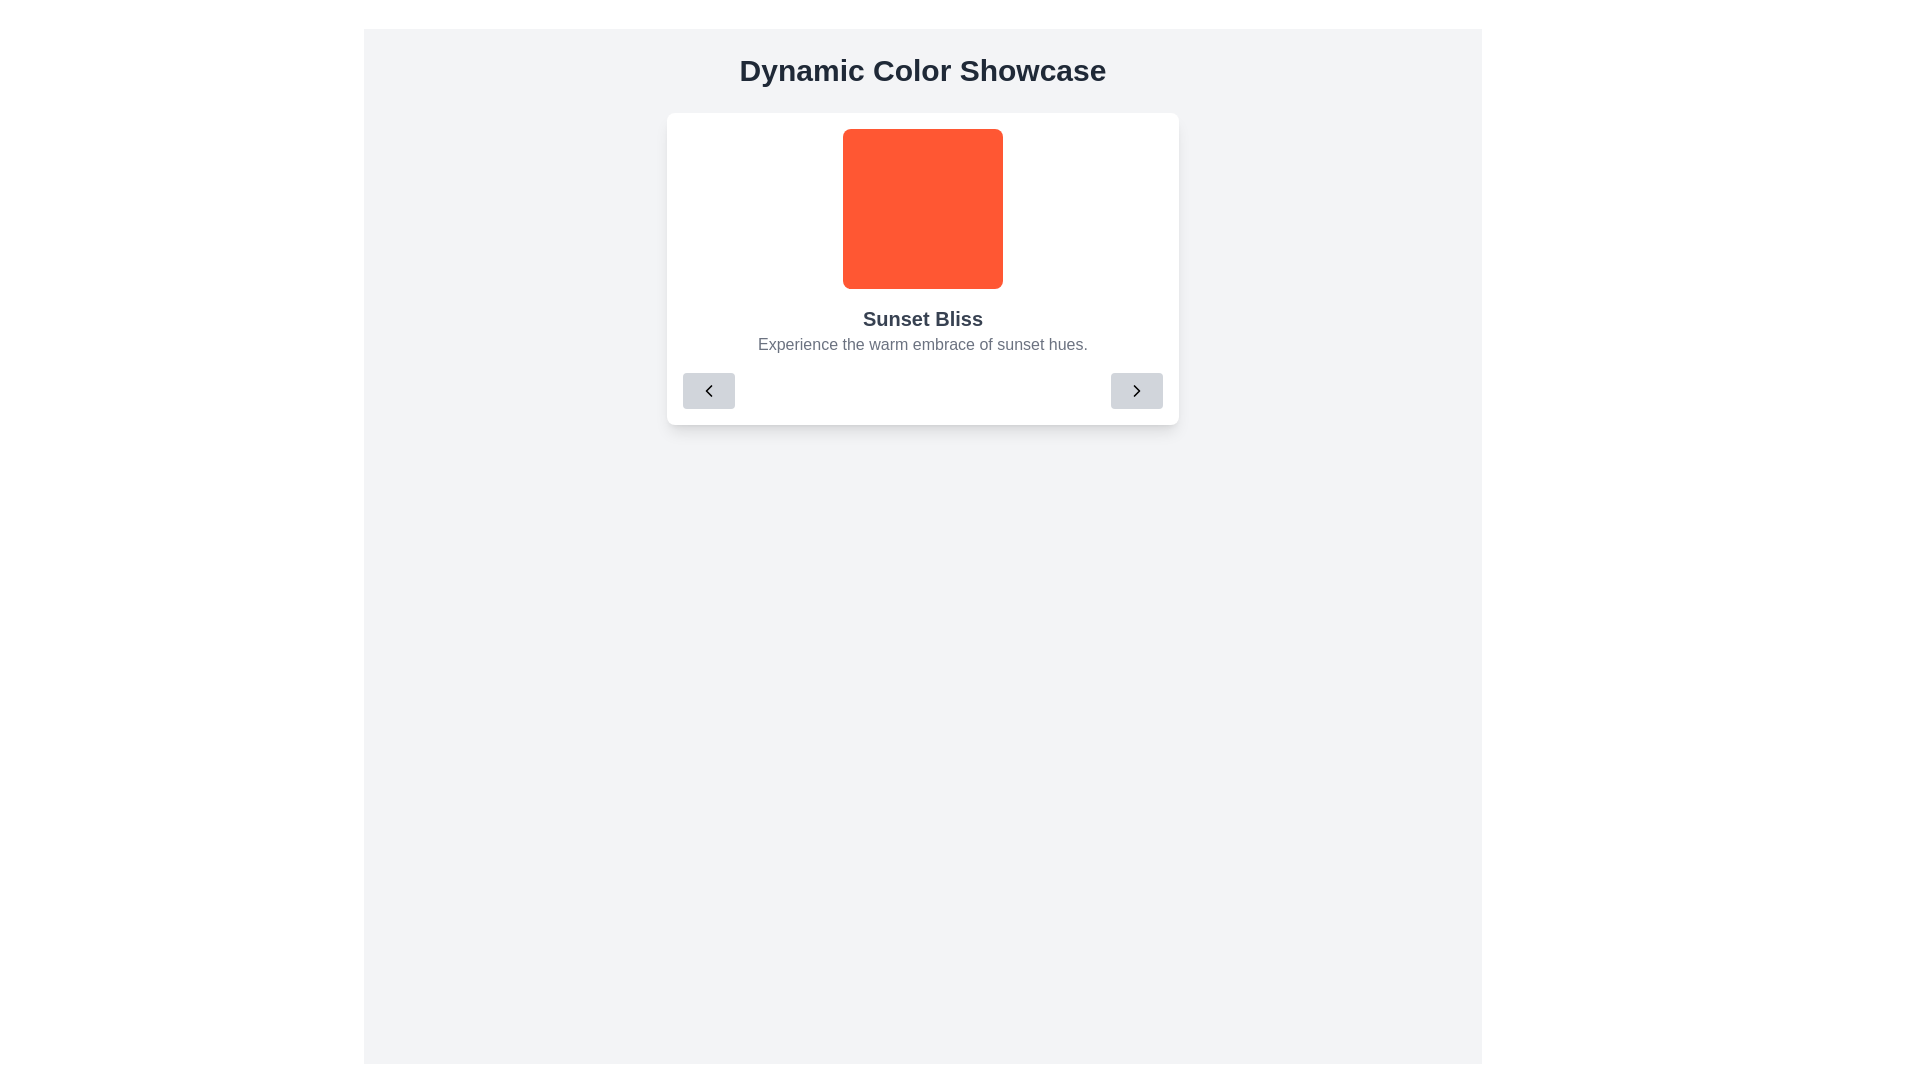 The image size is (1920, 1080). Describe the element at coordinates (1137, 390) in the screenshot. I see `the right-facing chevron icon inside the gray rounded rectangular button on the far right of the control panel` at that location.